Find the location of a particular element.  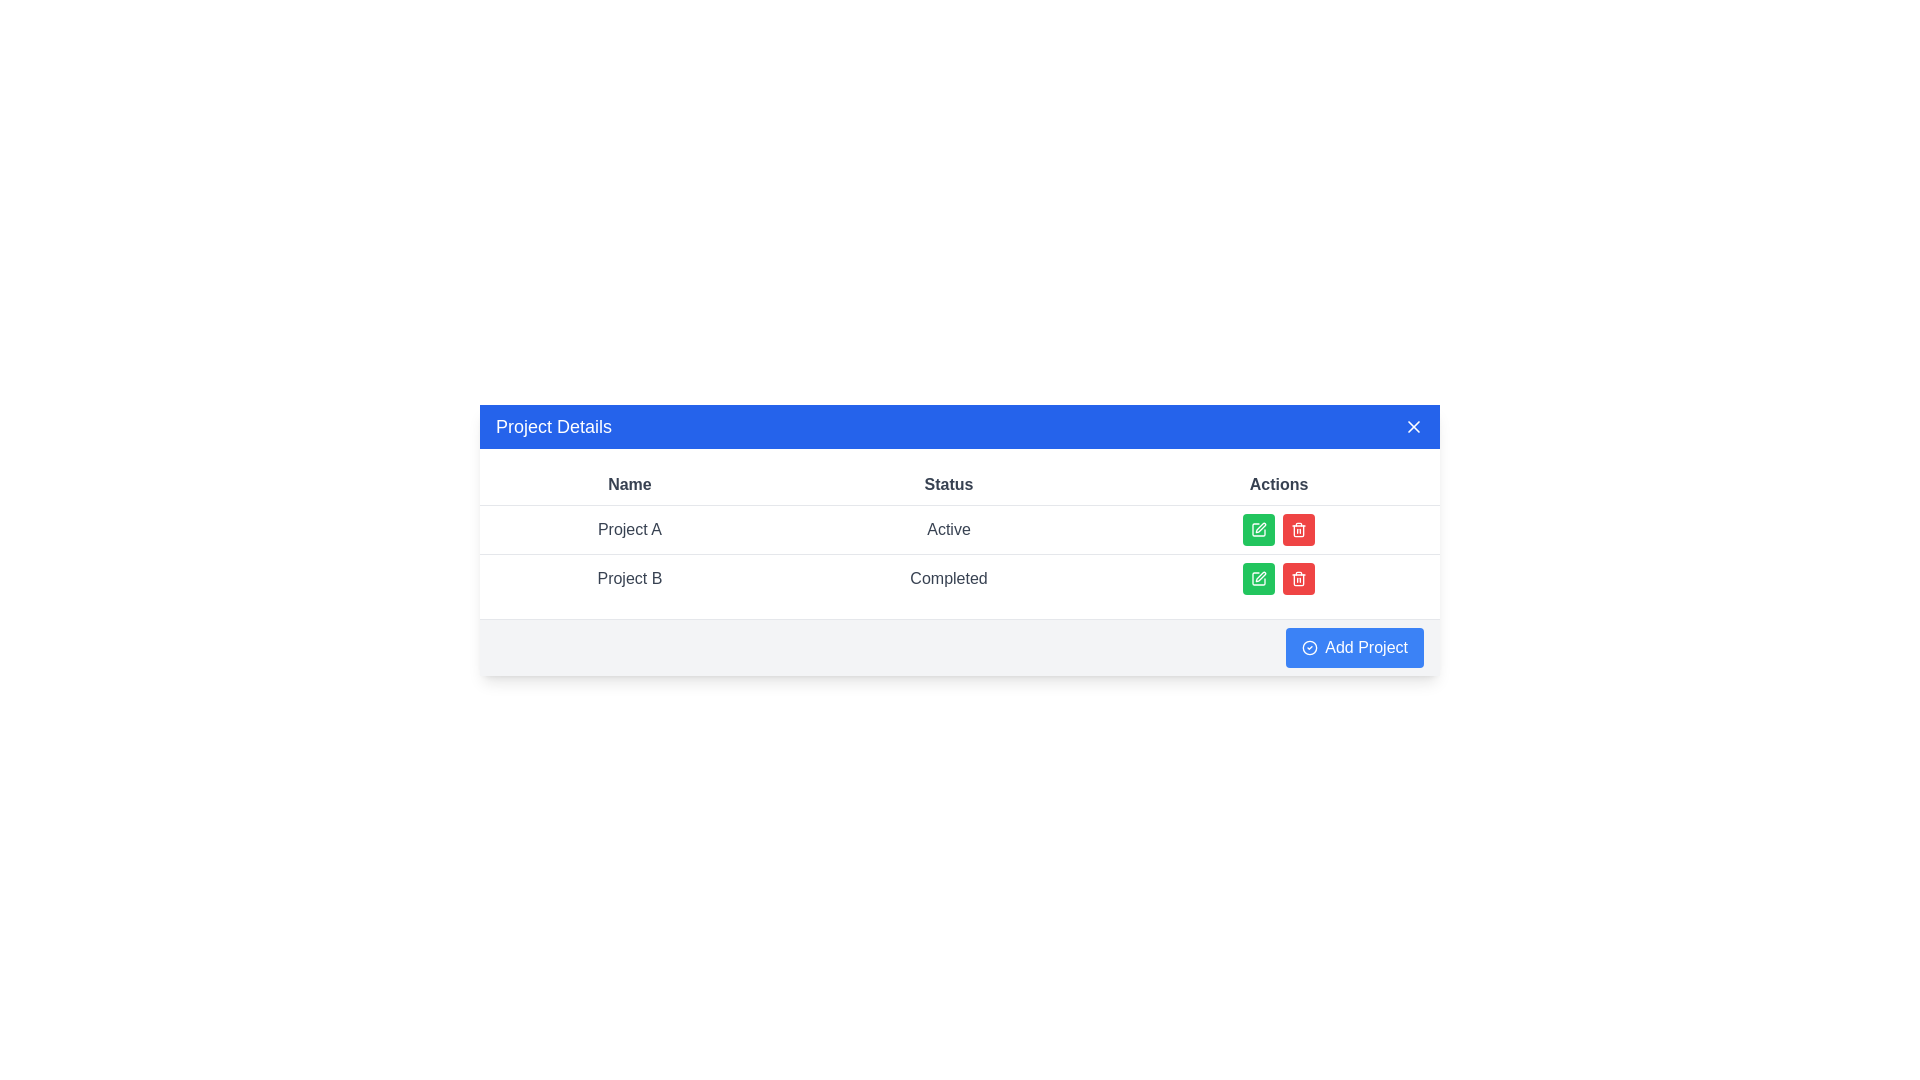

the edit icon located in the 'Actions' column of the second row of the table is located at coordinates (1258, 579).